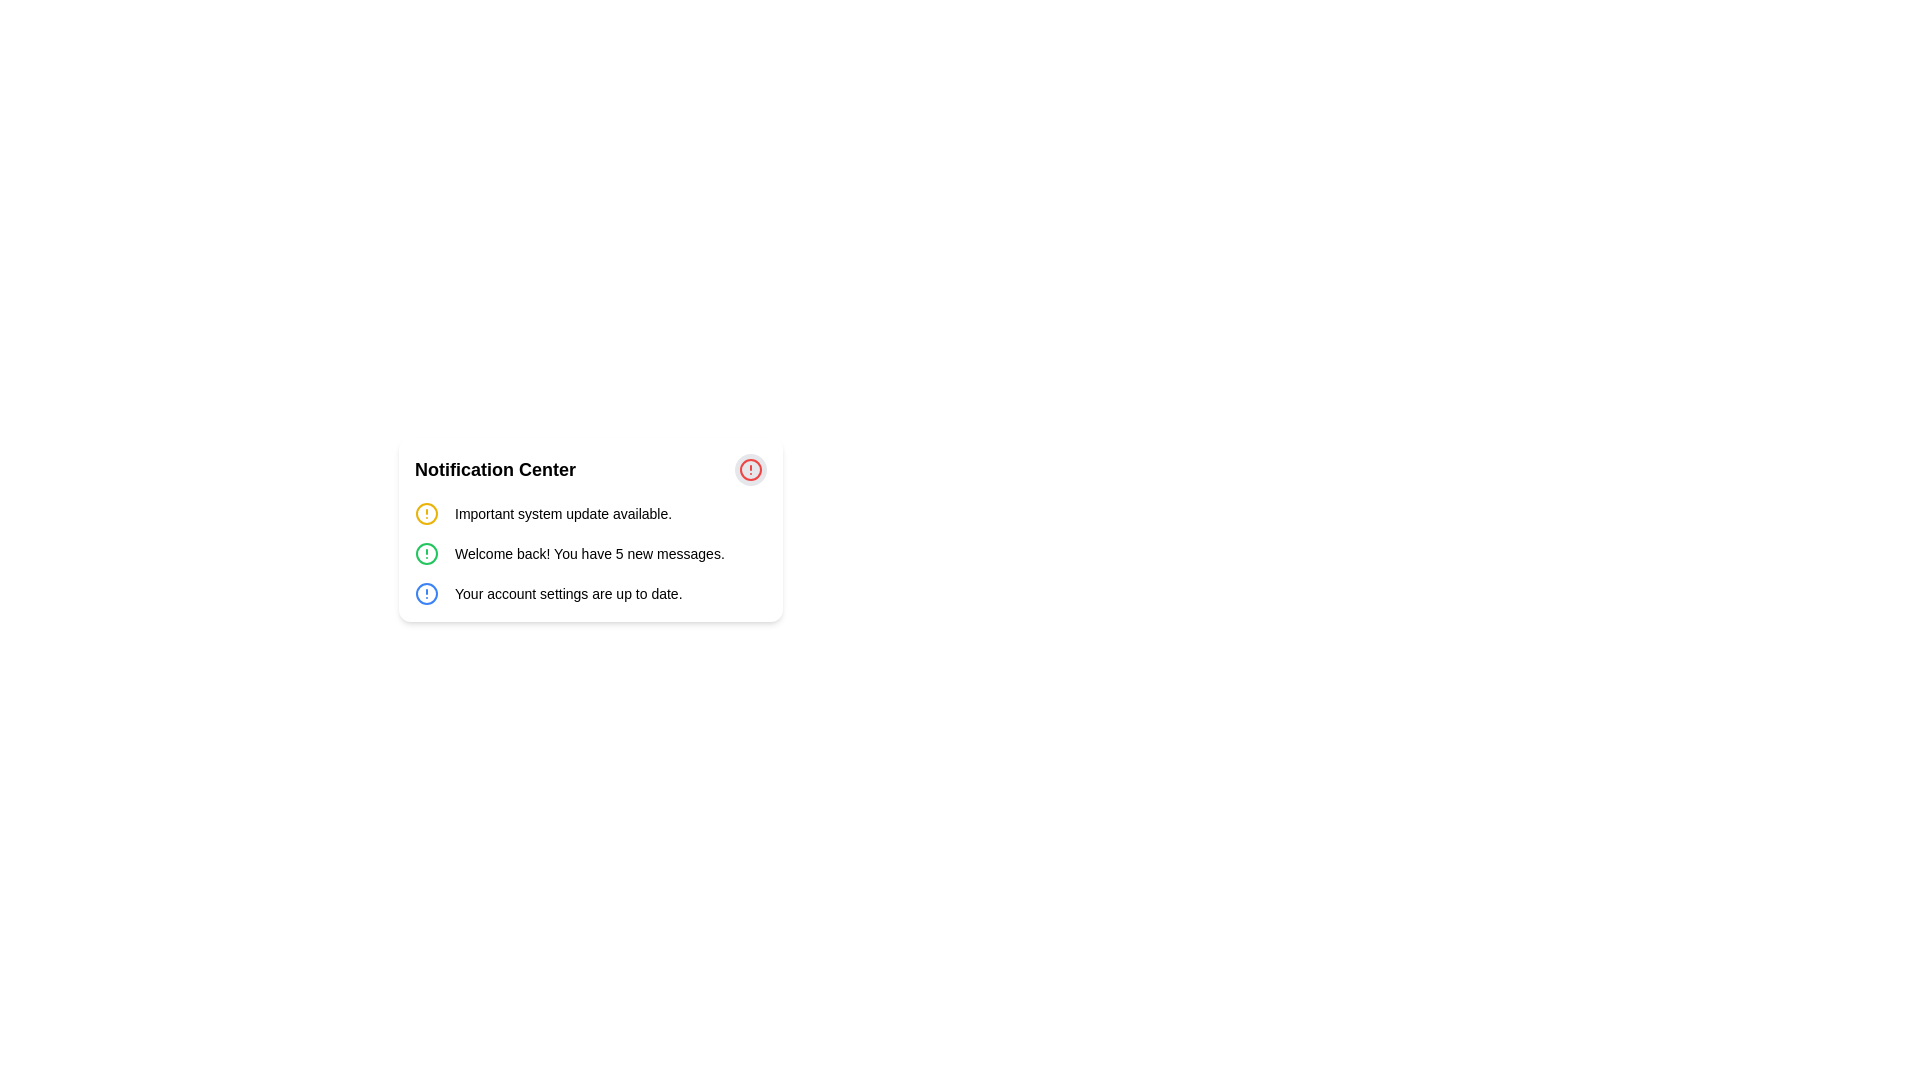  I want to click on the circular shape with a yellow boundary and white fill, which is part of the alert icon indicating 'Important system update available.', so click(426, 512).